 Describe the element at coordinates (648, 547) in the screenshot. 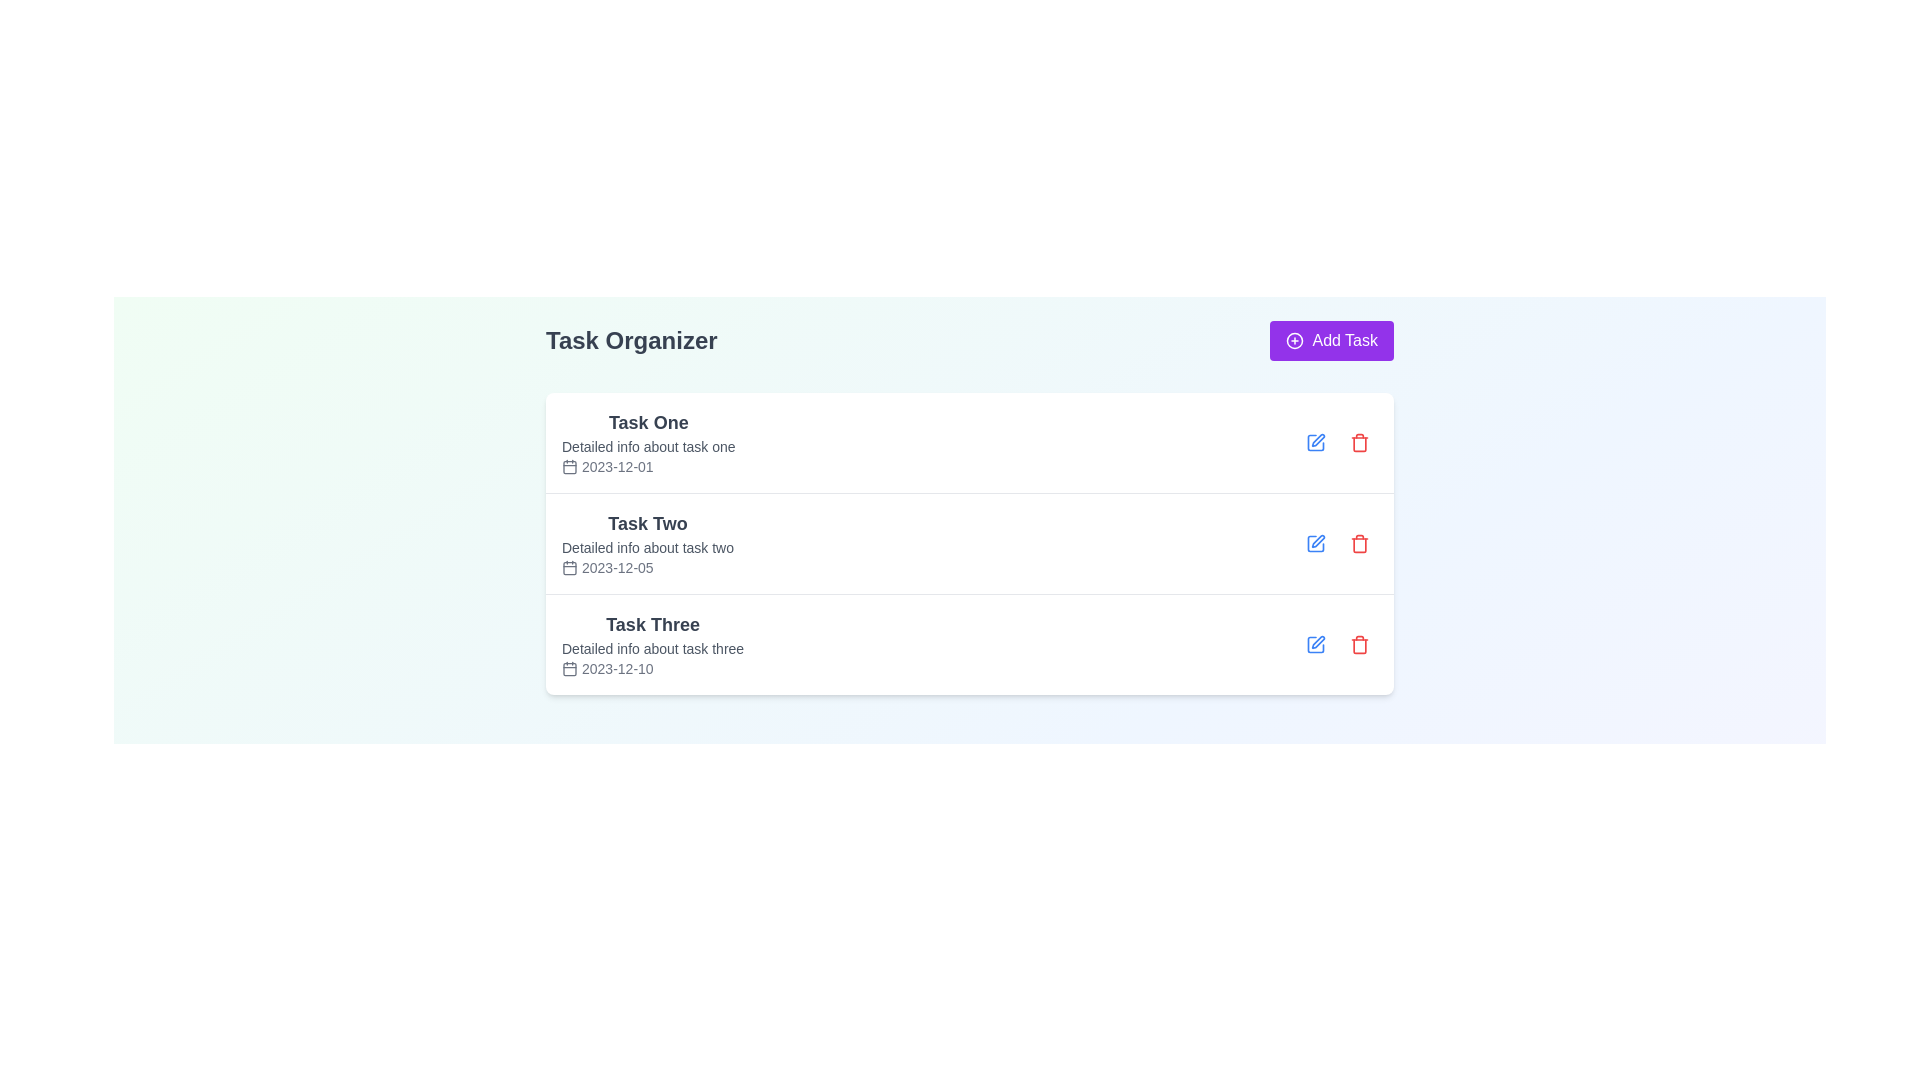

I see `the Text label that provides additional description for 'Task Two', positioned between the heading and the task's date` at that location.